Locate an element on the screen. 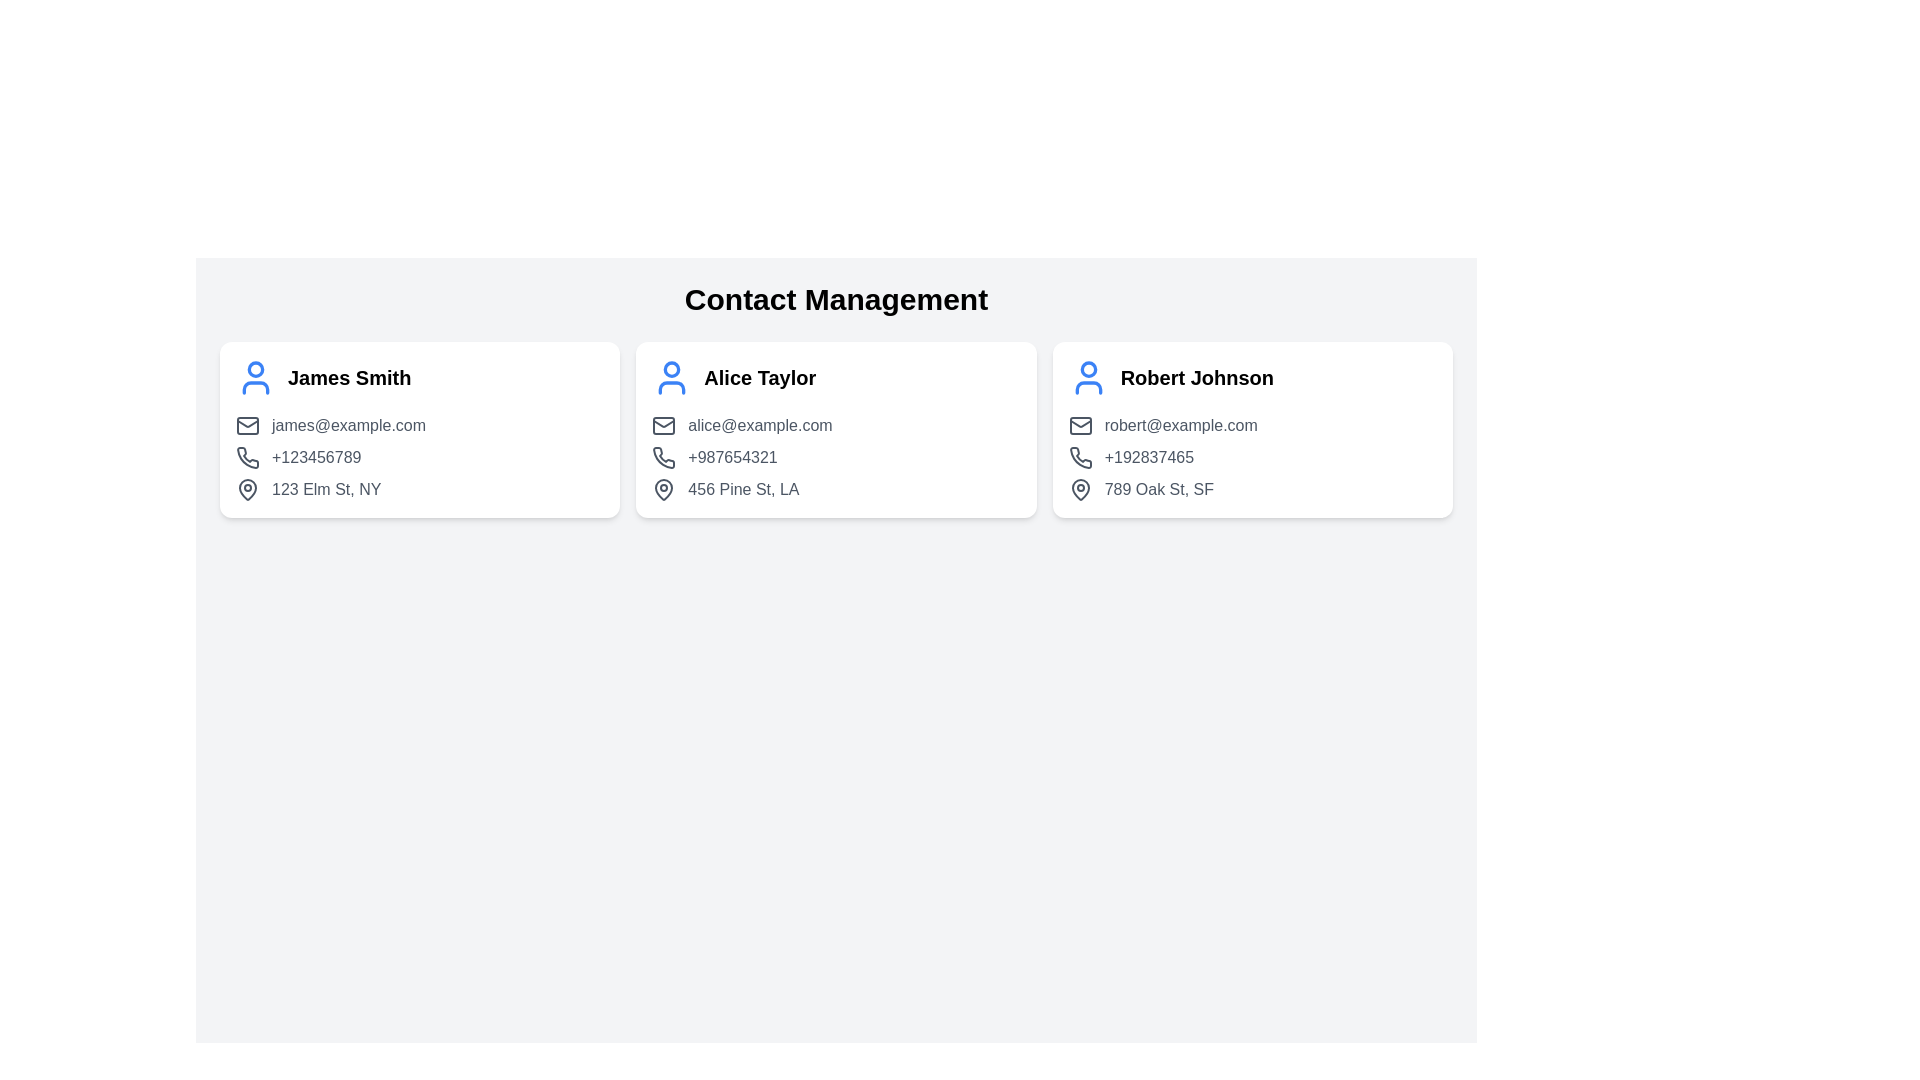 This screenshot has height=1080, width=1920. the map pin icon located in the third contact card on the rightmost side of the layout, which is positioned below the phone number and next to the address text '789 Oak St, SF' is located at coordinates (1079, 489).